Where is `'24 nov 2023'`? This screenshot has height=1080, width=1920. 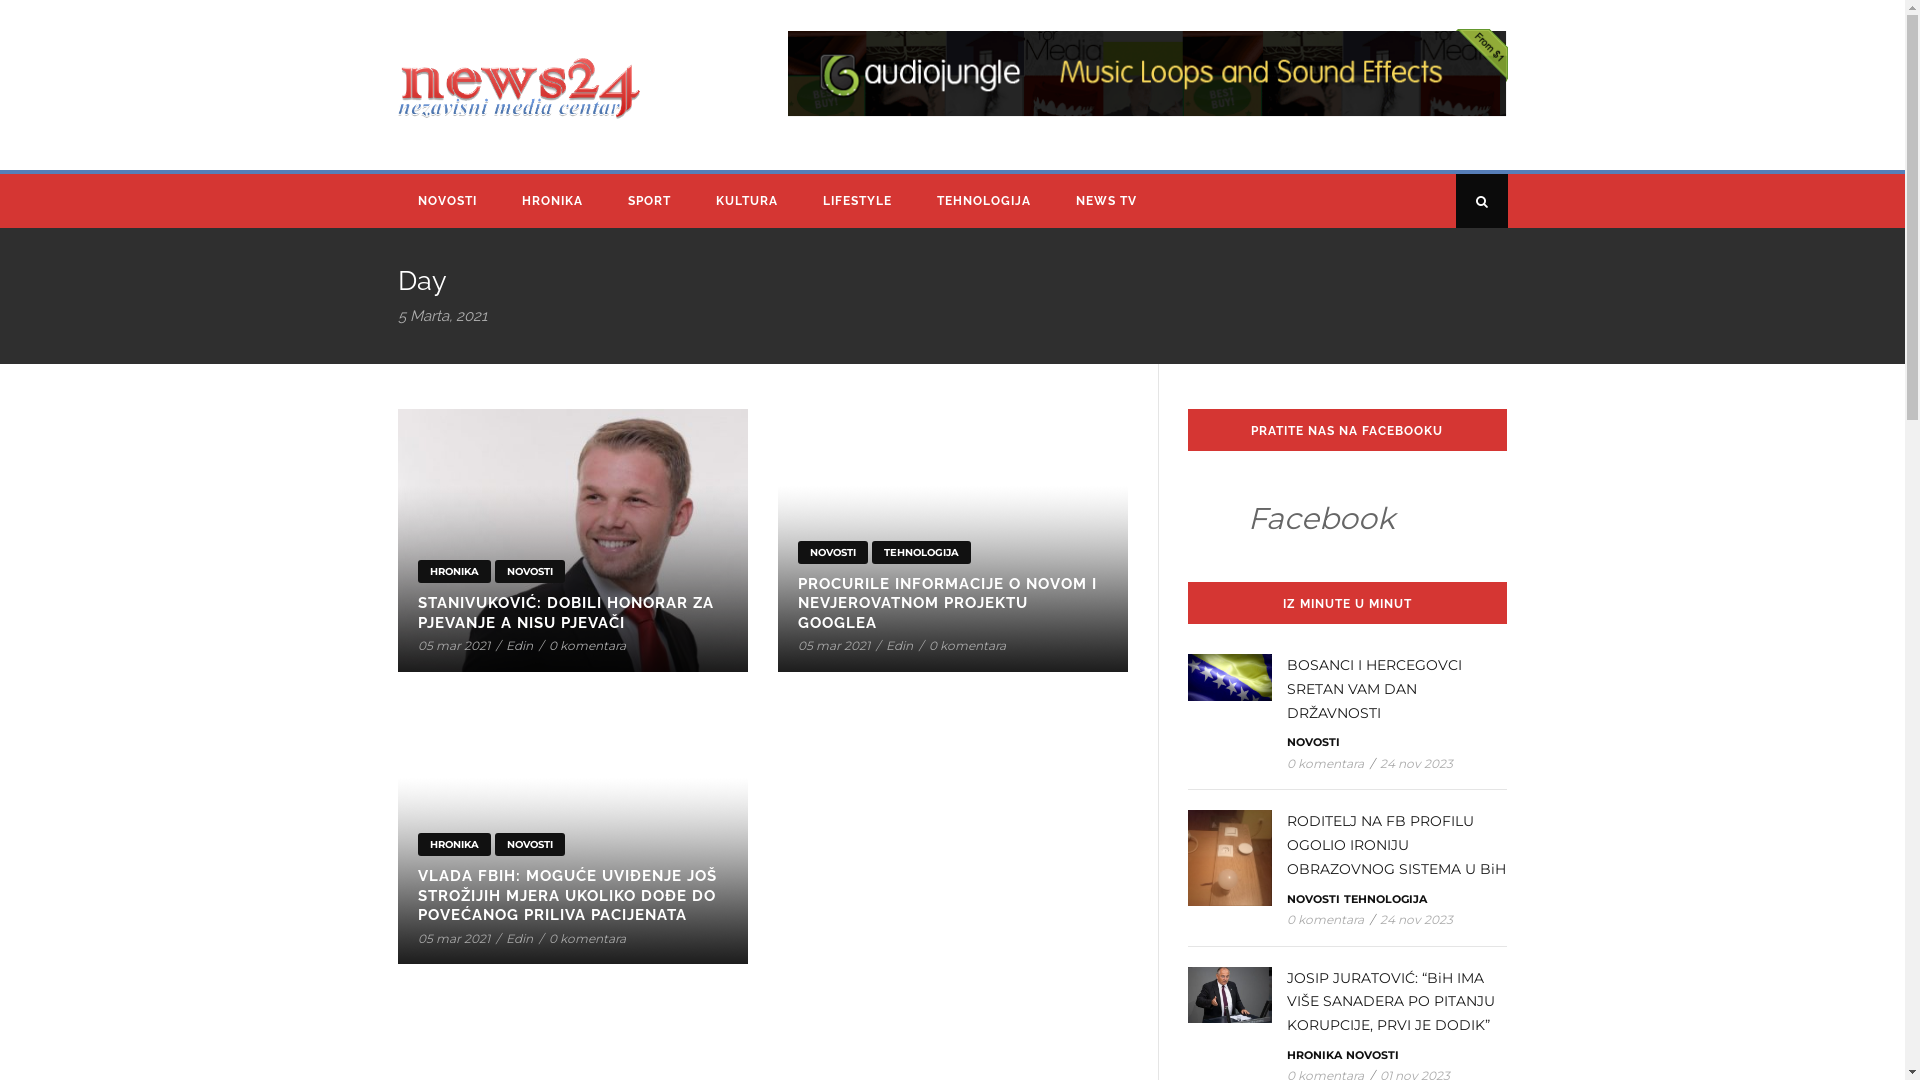 '24 nov 2023' is located at coordinates (1415, 763).